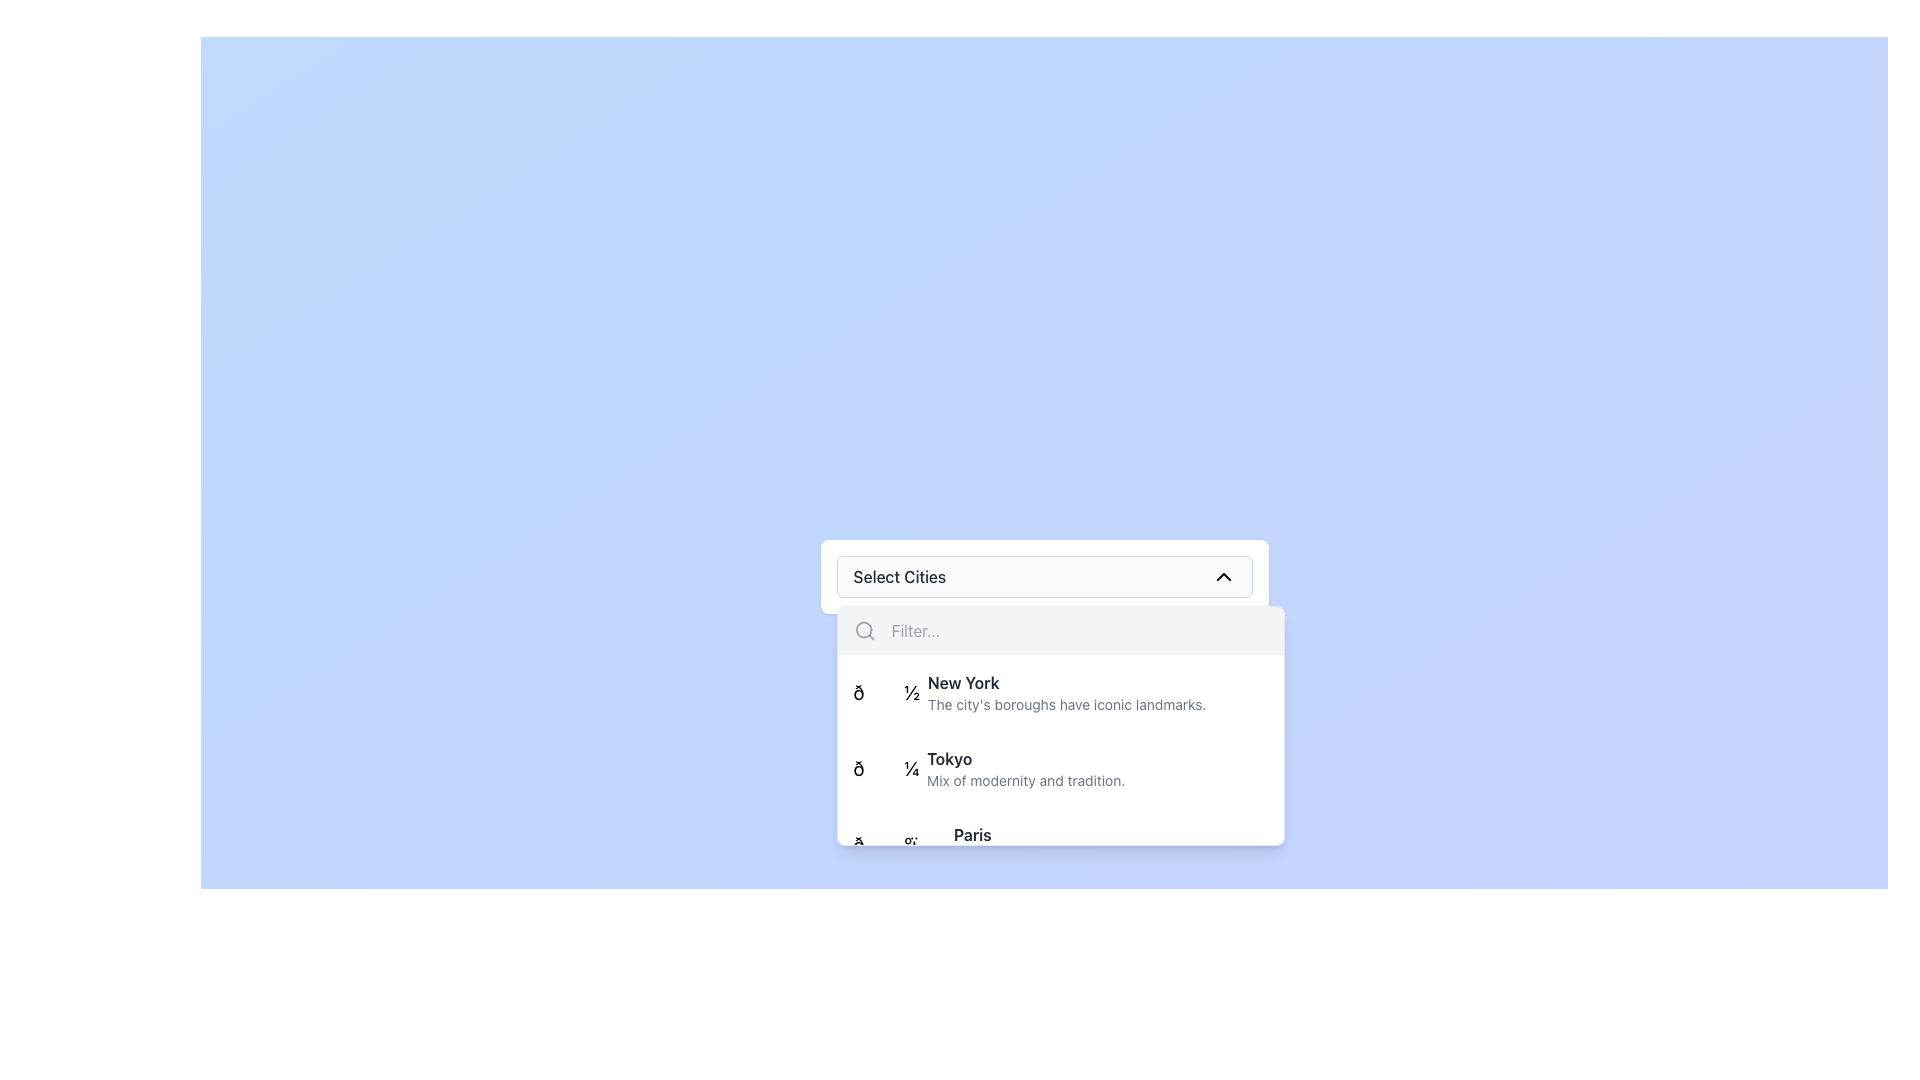  What do you see at coordinates (1222, 577) in the screenshot?
I see `the downward-pointing chevron icon located at the right end of the 'Select Cities' button` at bounding box center [1222, 577].